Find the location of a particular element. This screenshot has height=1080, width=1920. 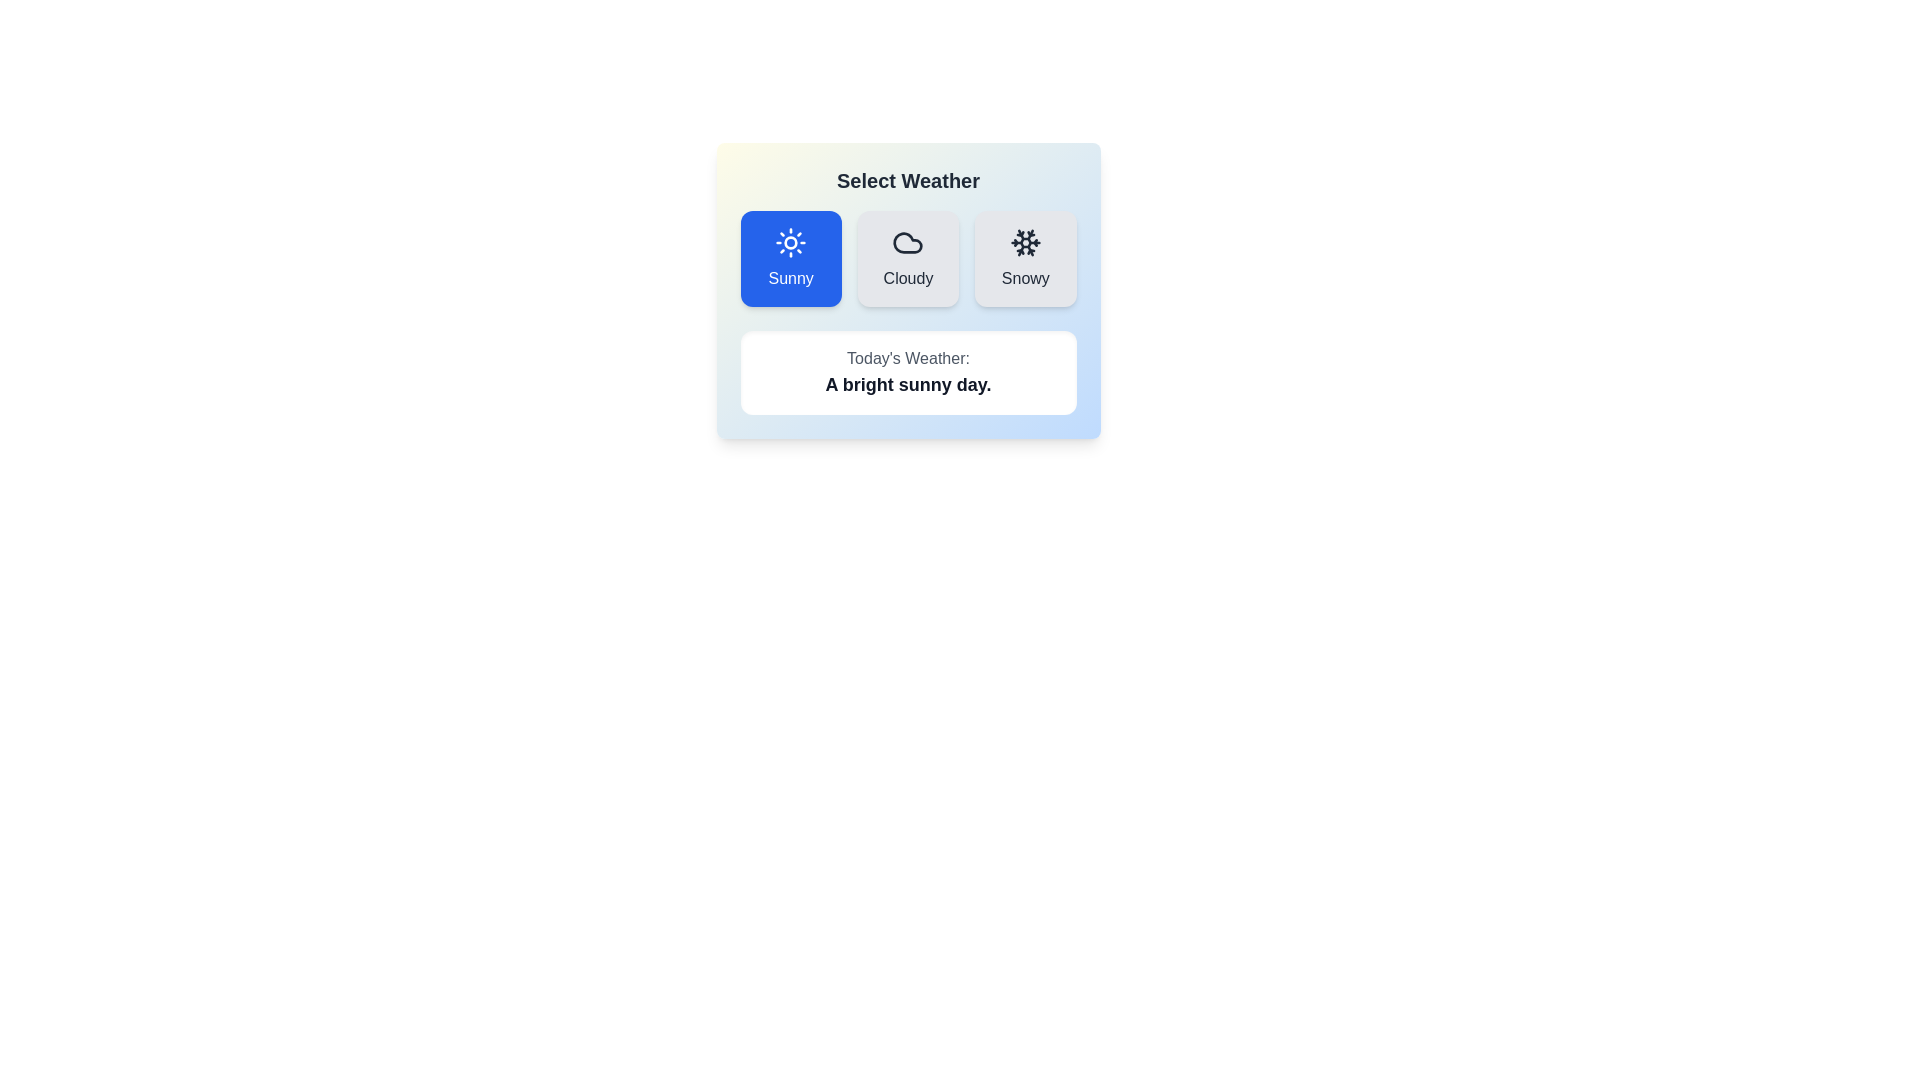

the icon and label for the weather option 'Snowy' is located at coordinates (1025, 257).